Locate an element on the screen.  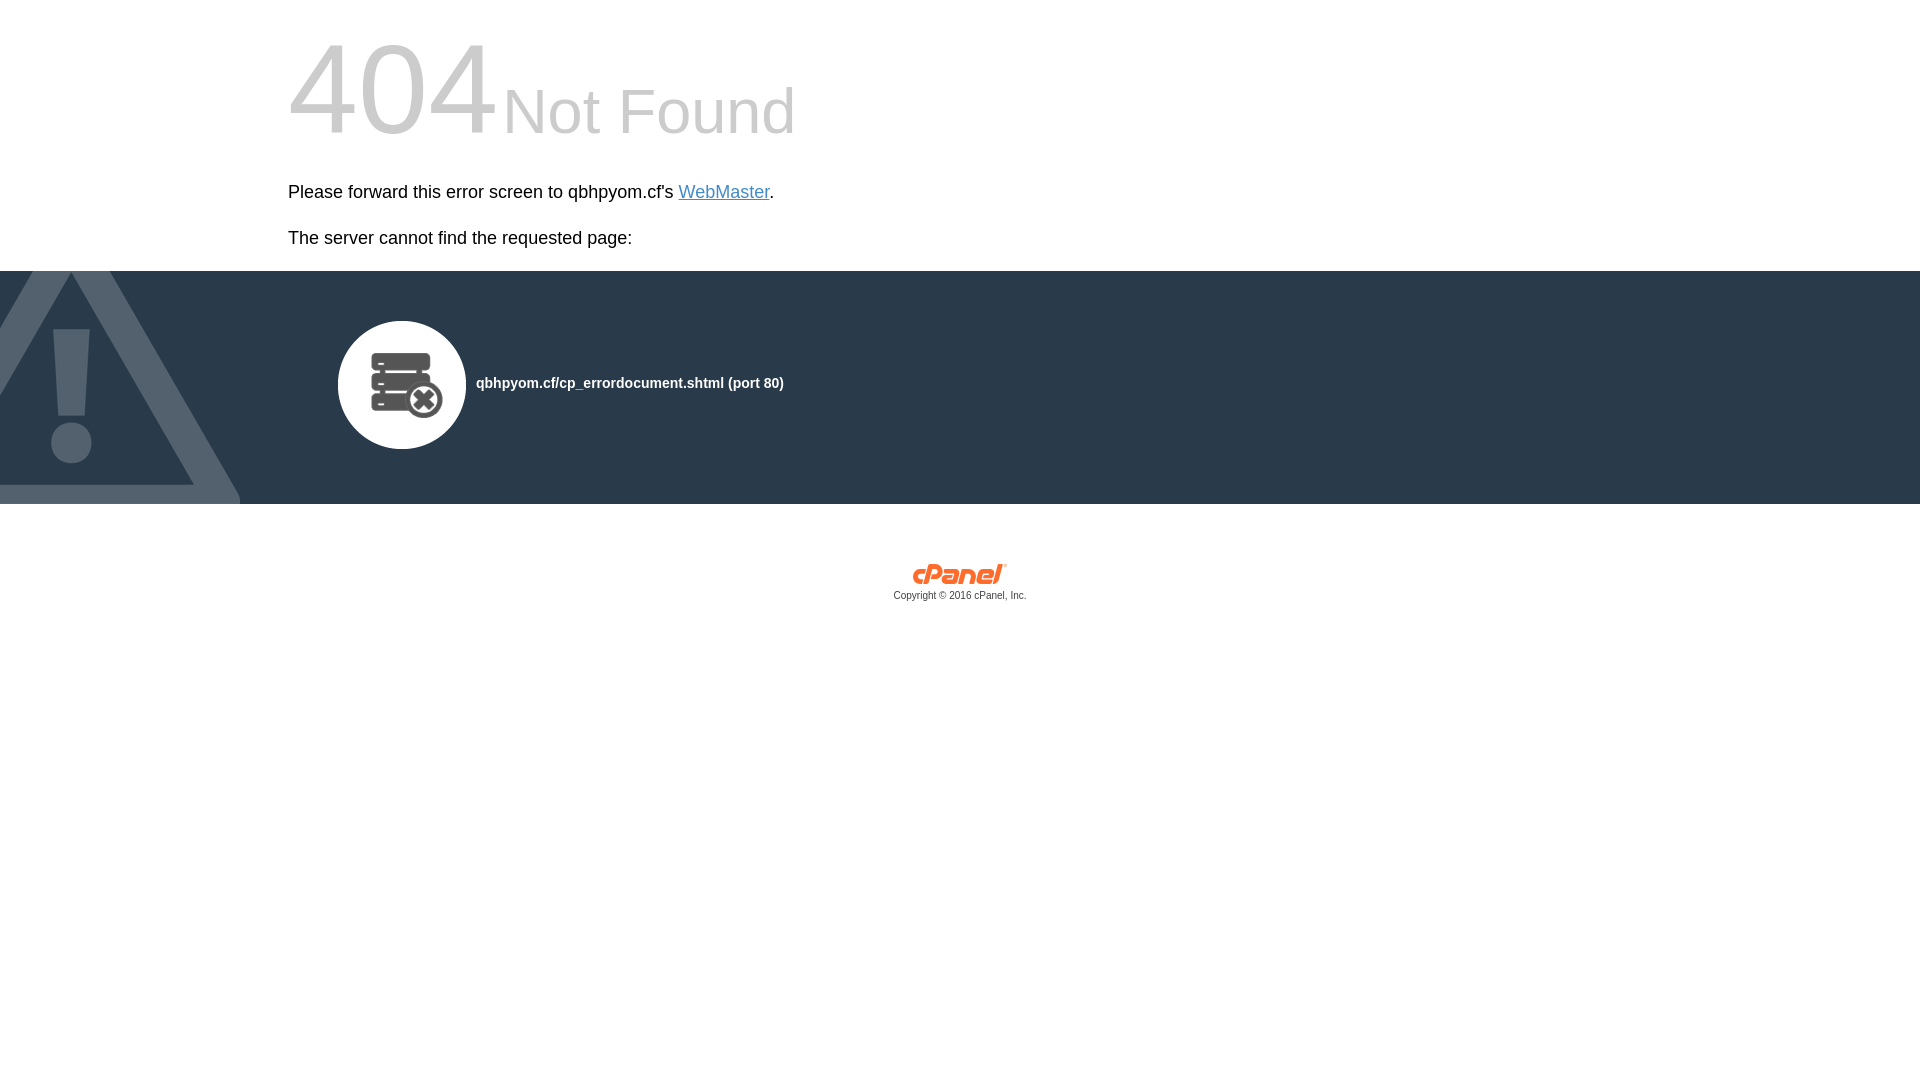
'WebMaster' is located at coordinates (723, 192).